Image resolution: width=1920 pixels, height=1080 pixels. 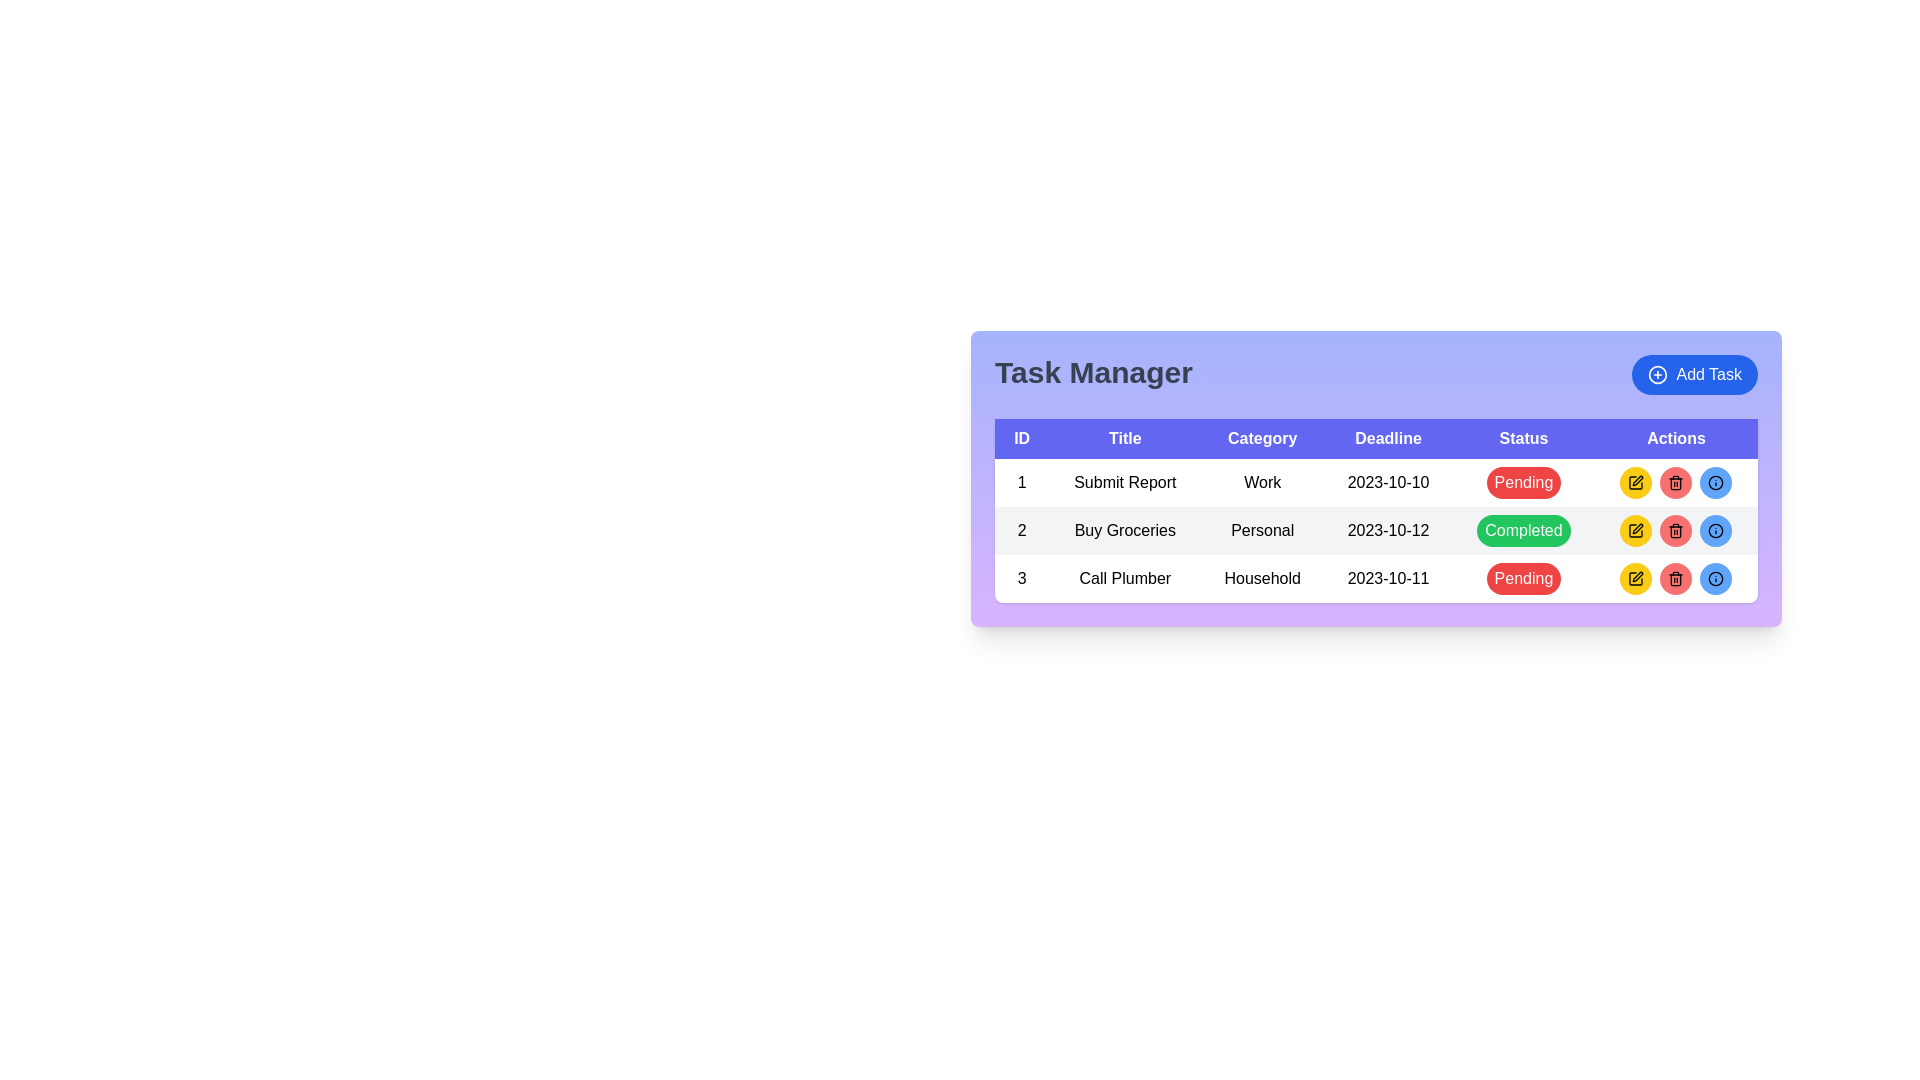 I want to click on the fourth button in the 'Actions' column of the first row in the task table, so click(x=1715, y=482).